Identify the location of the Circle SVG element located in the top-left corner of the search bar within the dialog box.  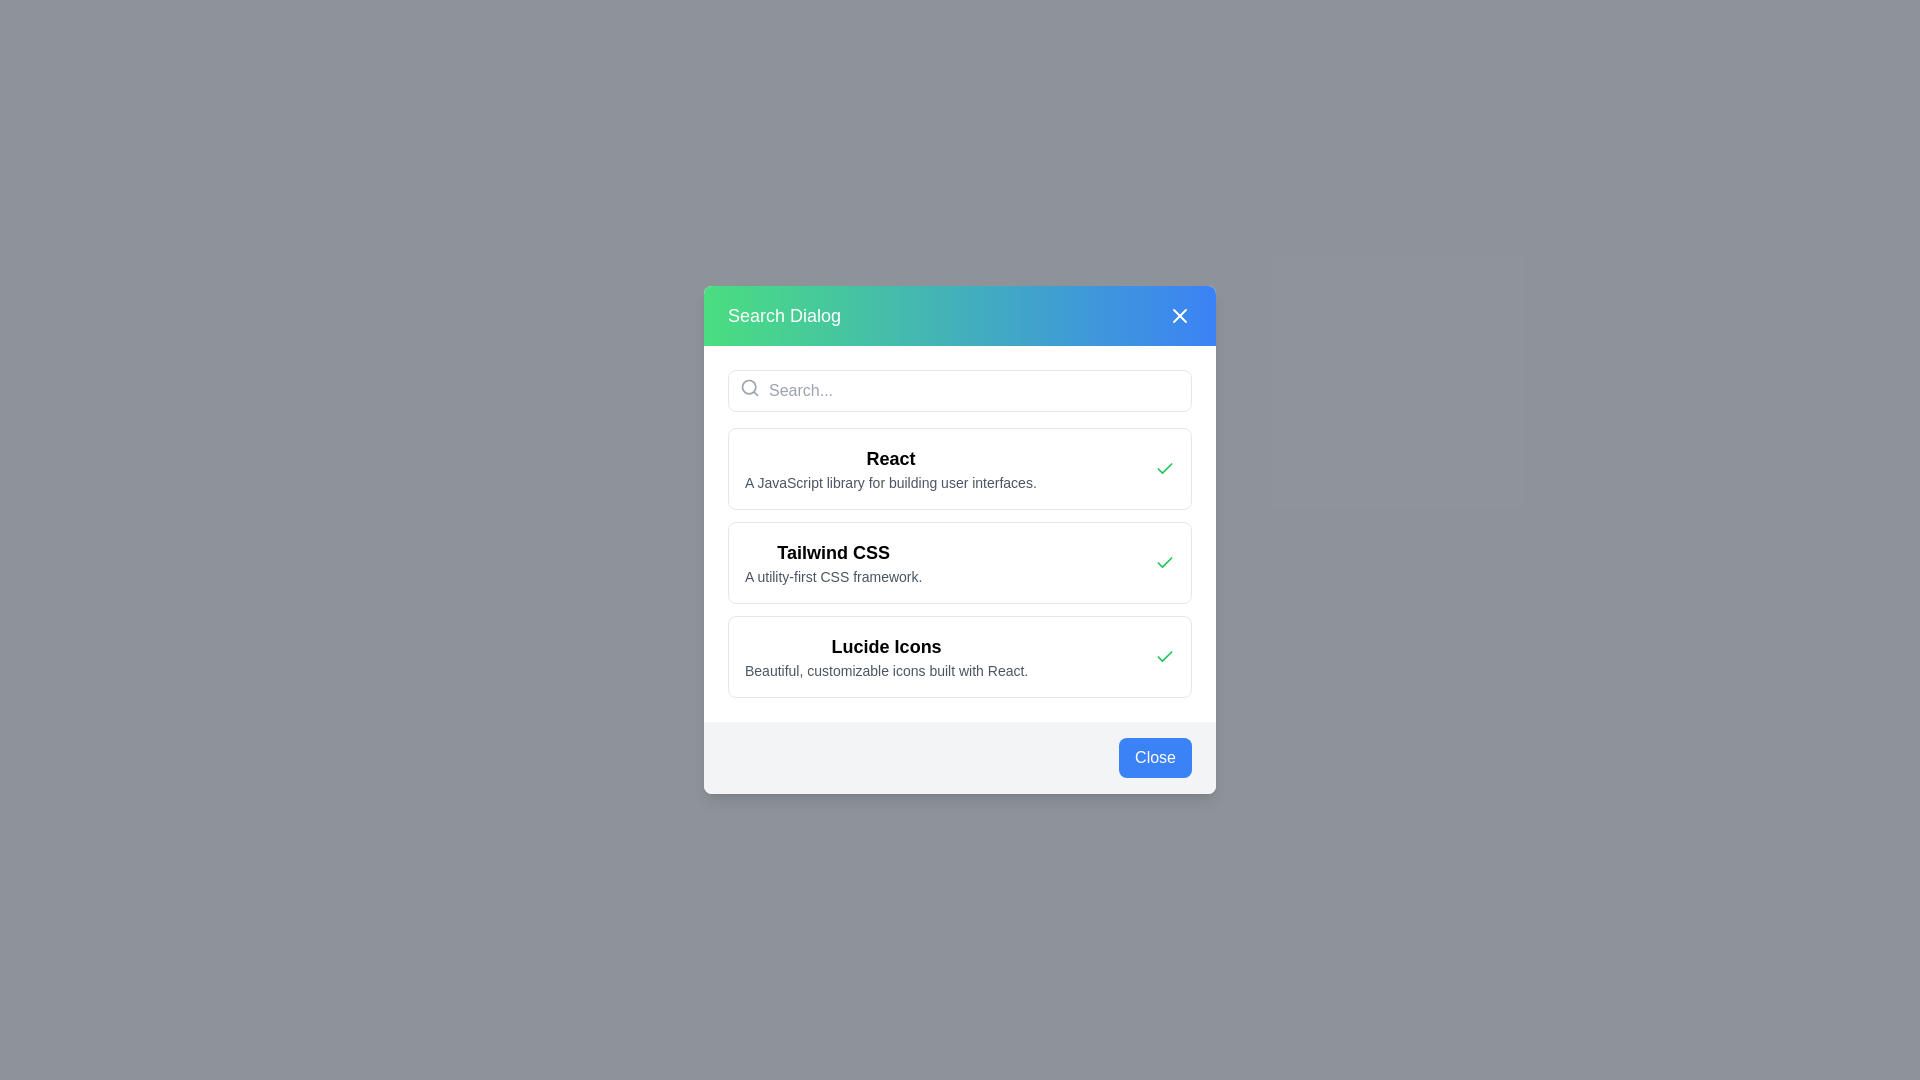
(748, 387).